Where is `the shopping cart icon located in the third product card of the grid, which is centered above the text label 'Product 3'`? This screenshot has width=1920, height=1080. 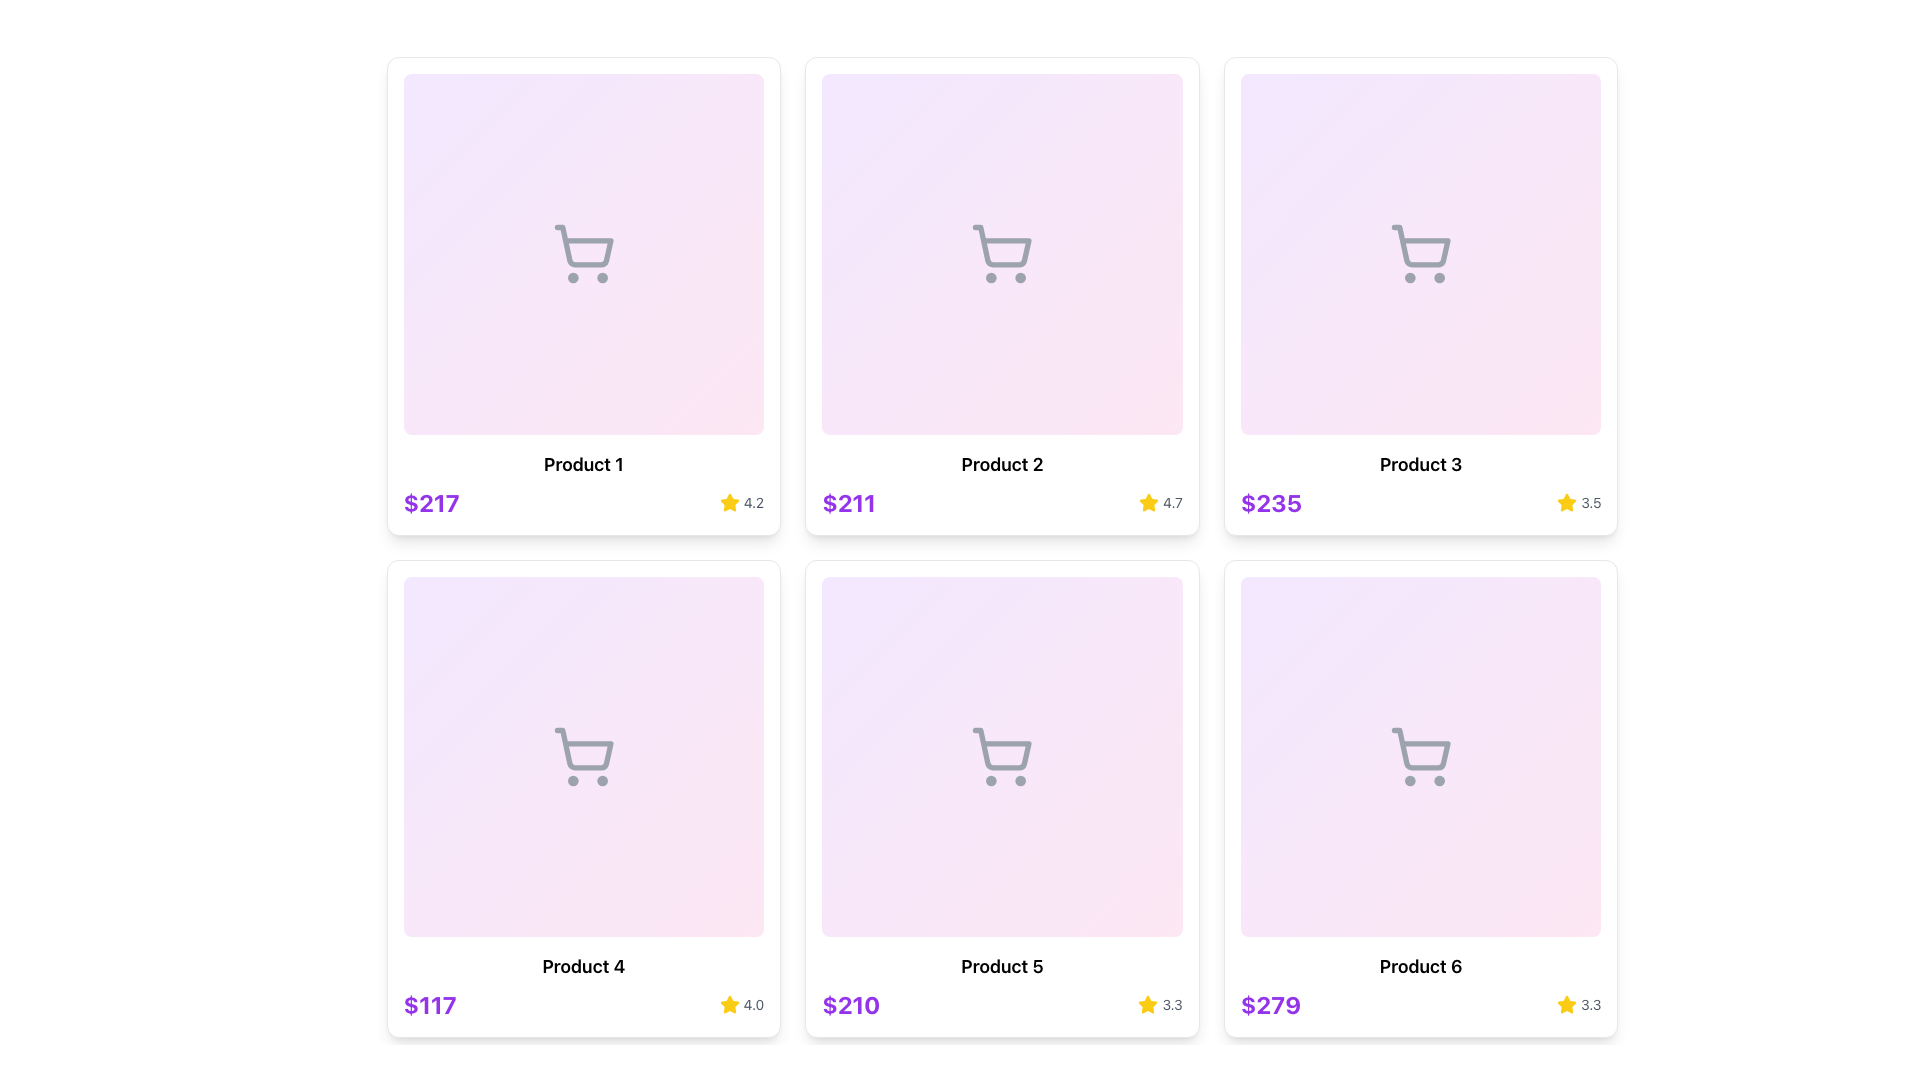
the shopping cart icon located in the third product card of the grid, which is centered above the text label 'Product 3' is located at coordinates (1420, 253).